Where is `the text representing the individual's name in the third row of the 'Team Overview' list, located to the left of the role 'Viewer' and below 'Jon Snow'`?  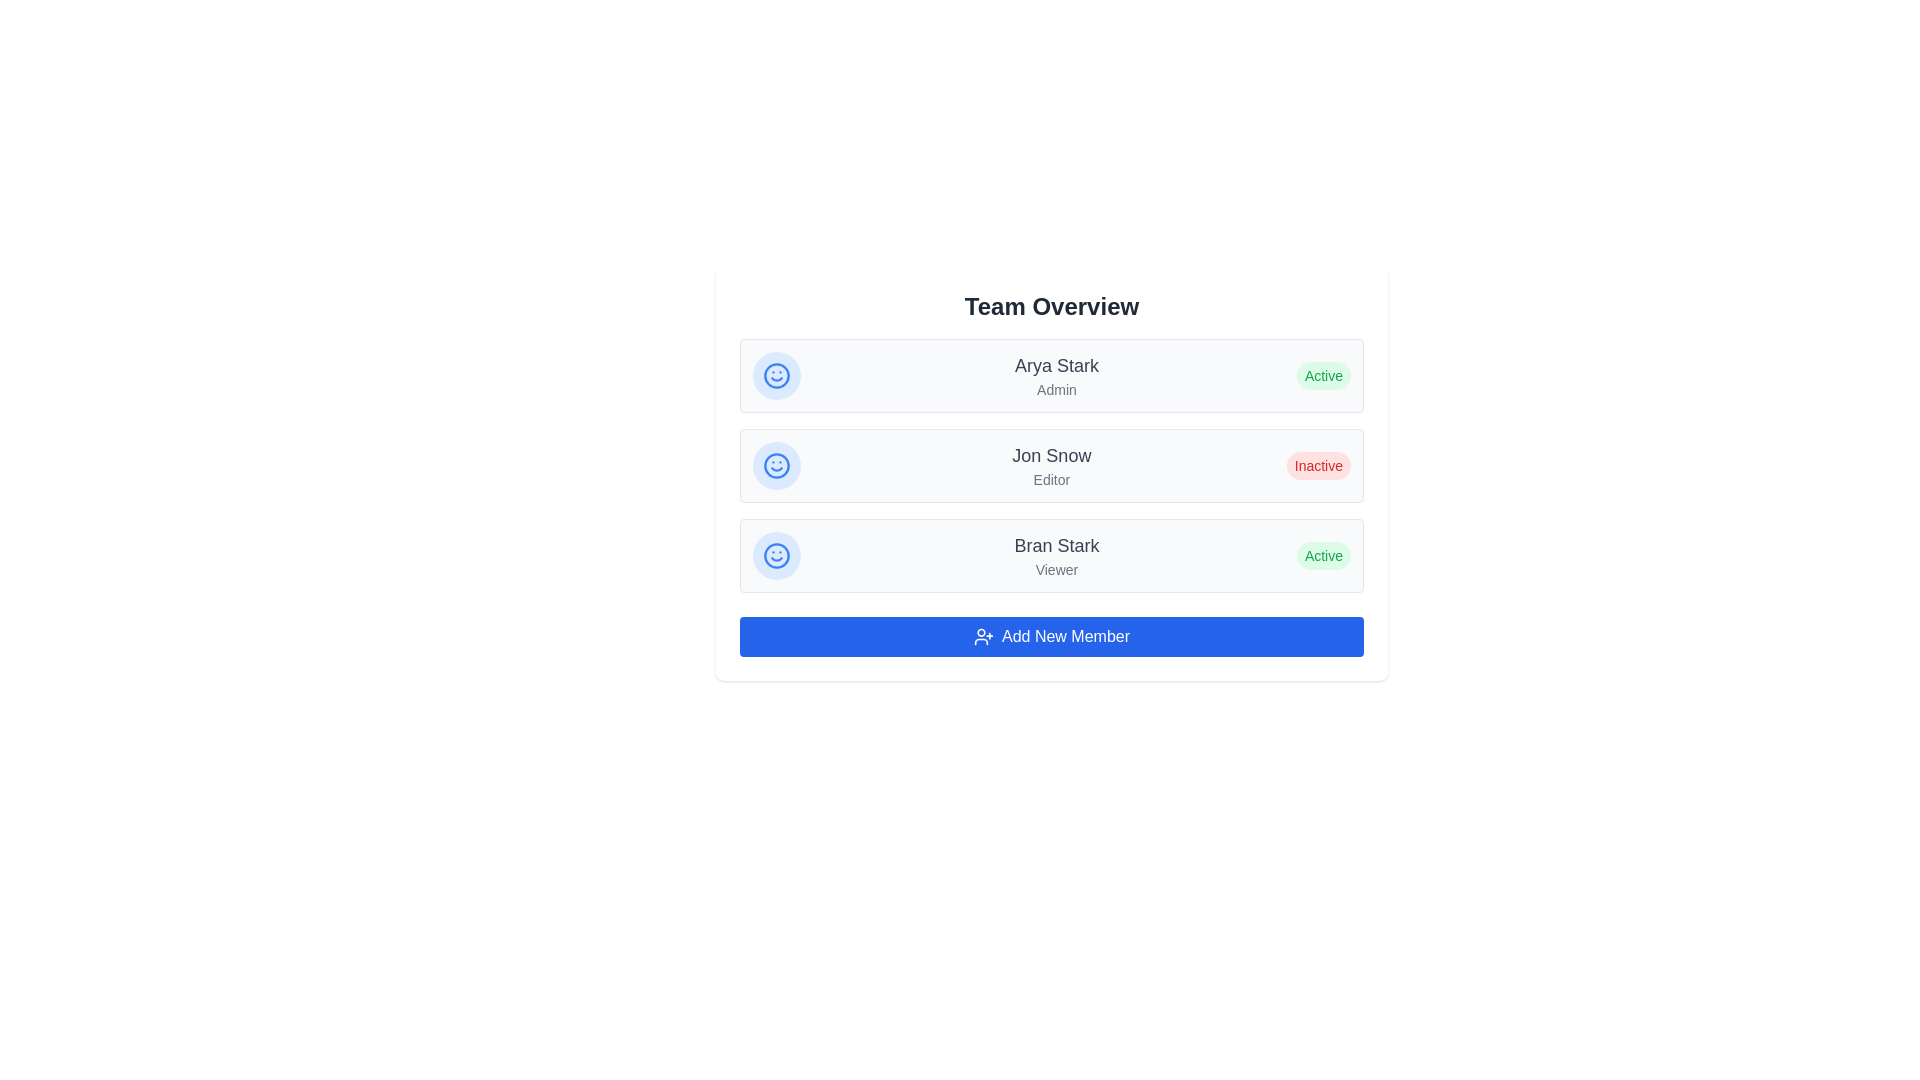
the text representing the individual's name in the third row of the 'Team Overview' list, located to the left of the role 'Viewer' and below 'Jon Snow' is located at coordinates (1055, 546).